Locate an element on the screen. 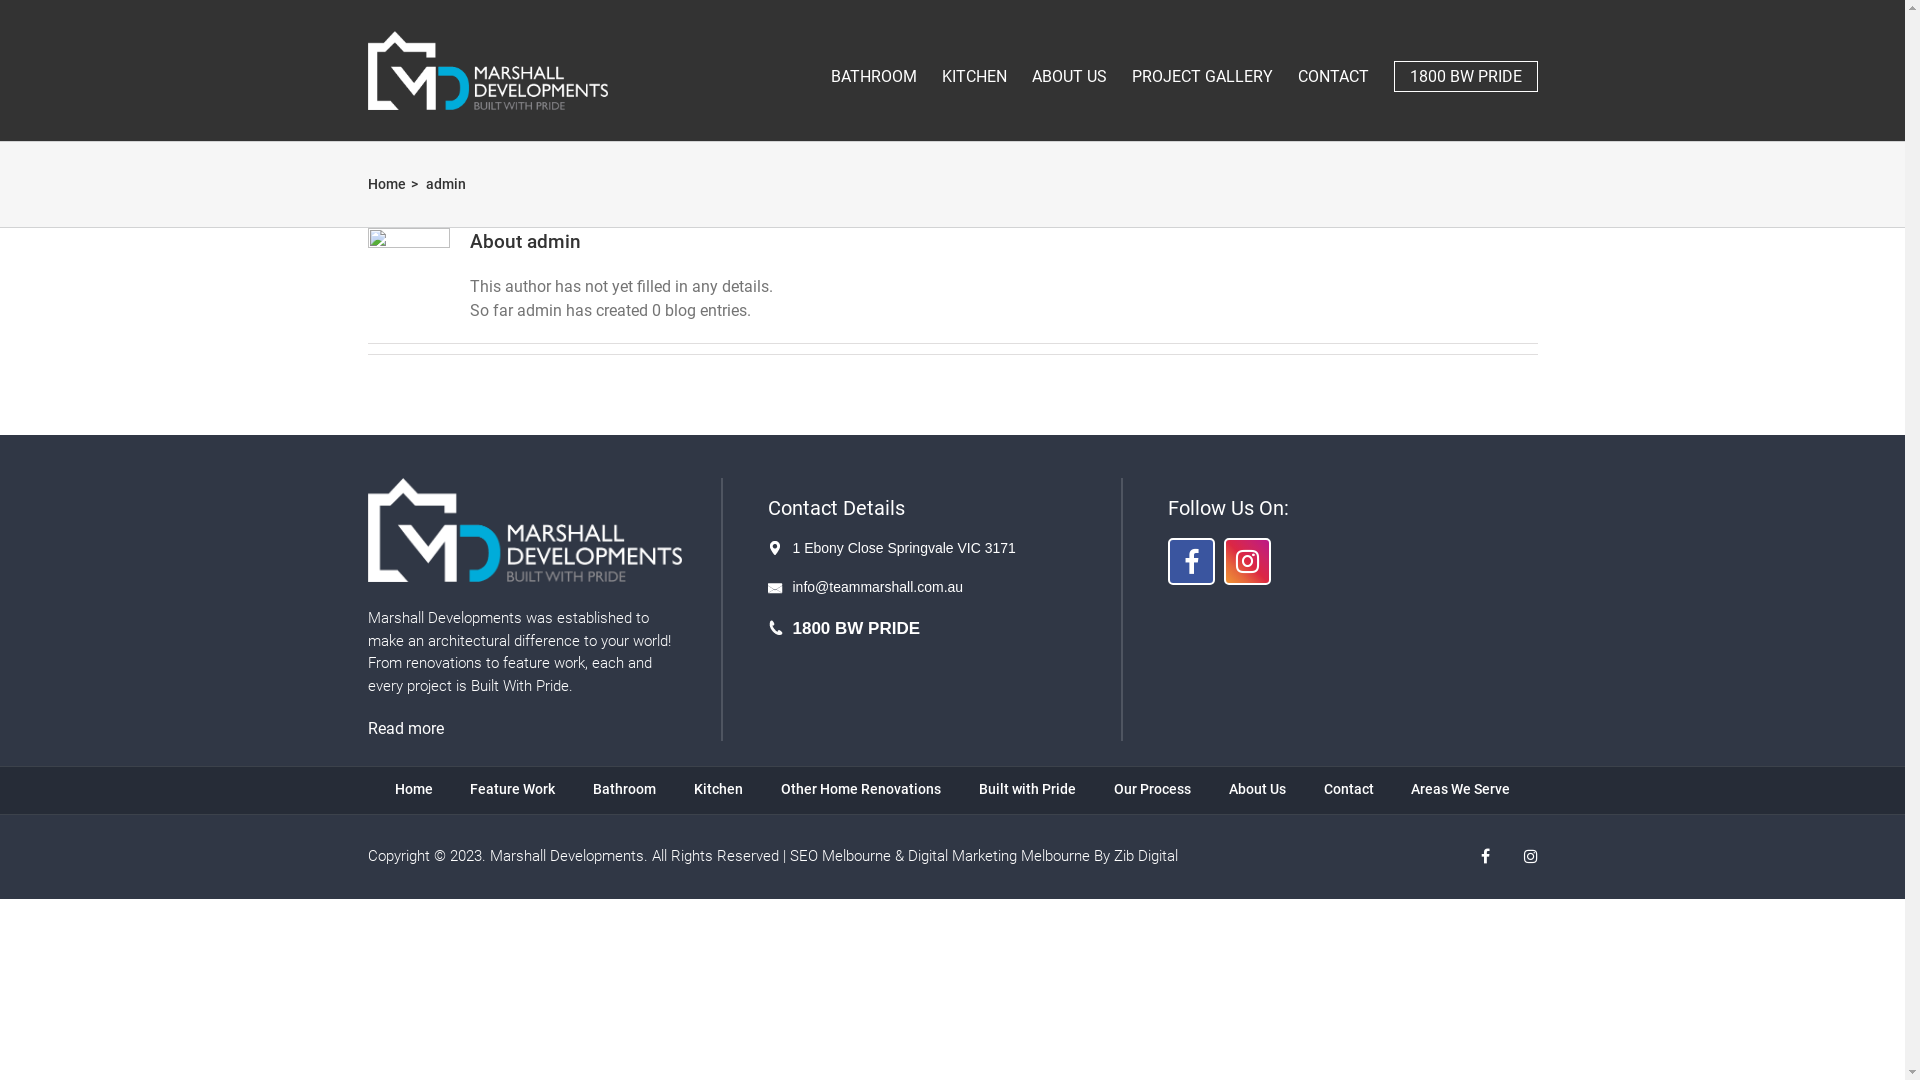 The image size is (1920, 1080). 'Our Process' is located at coordinates (1152, 788).